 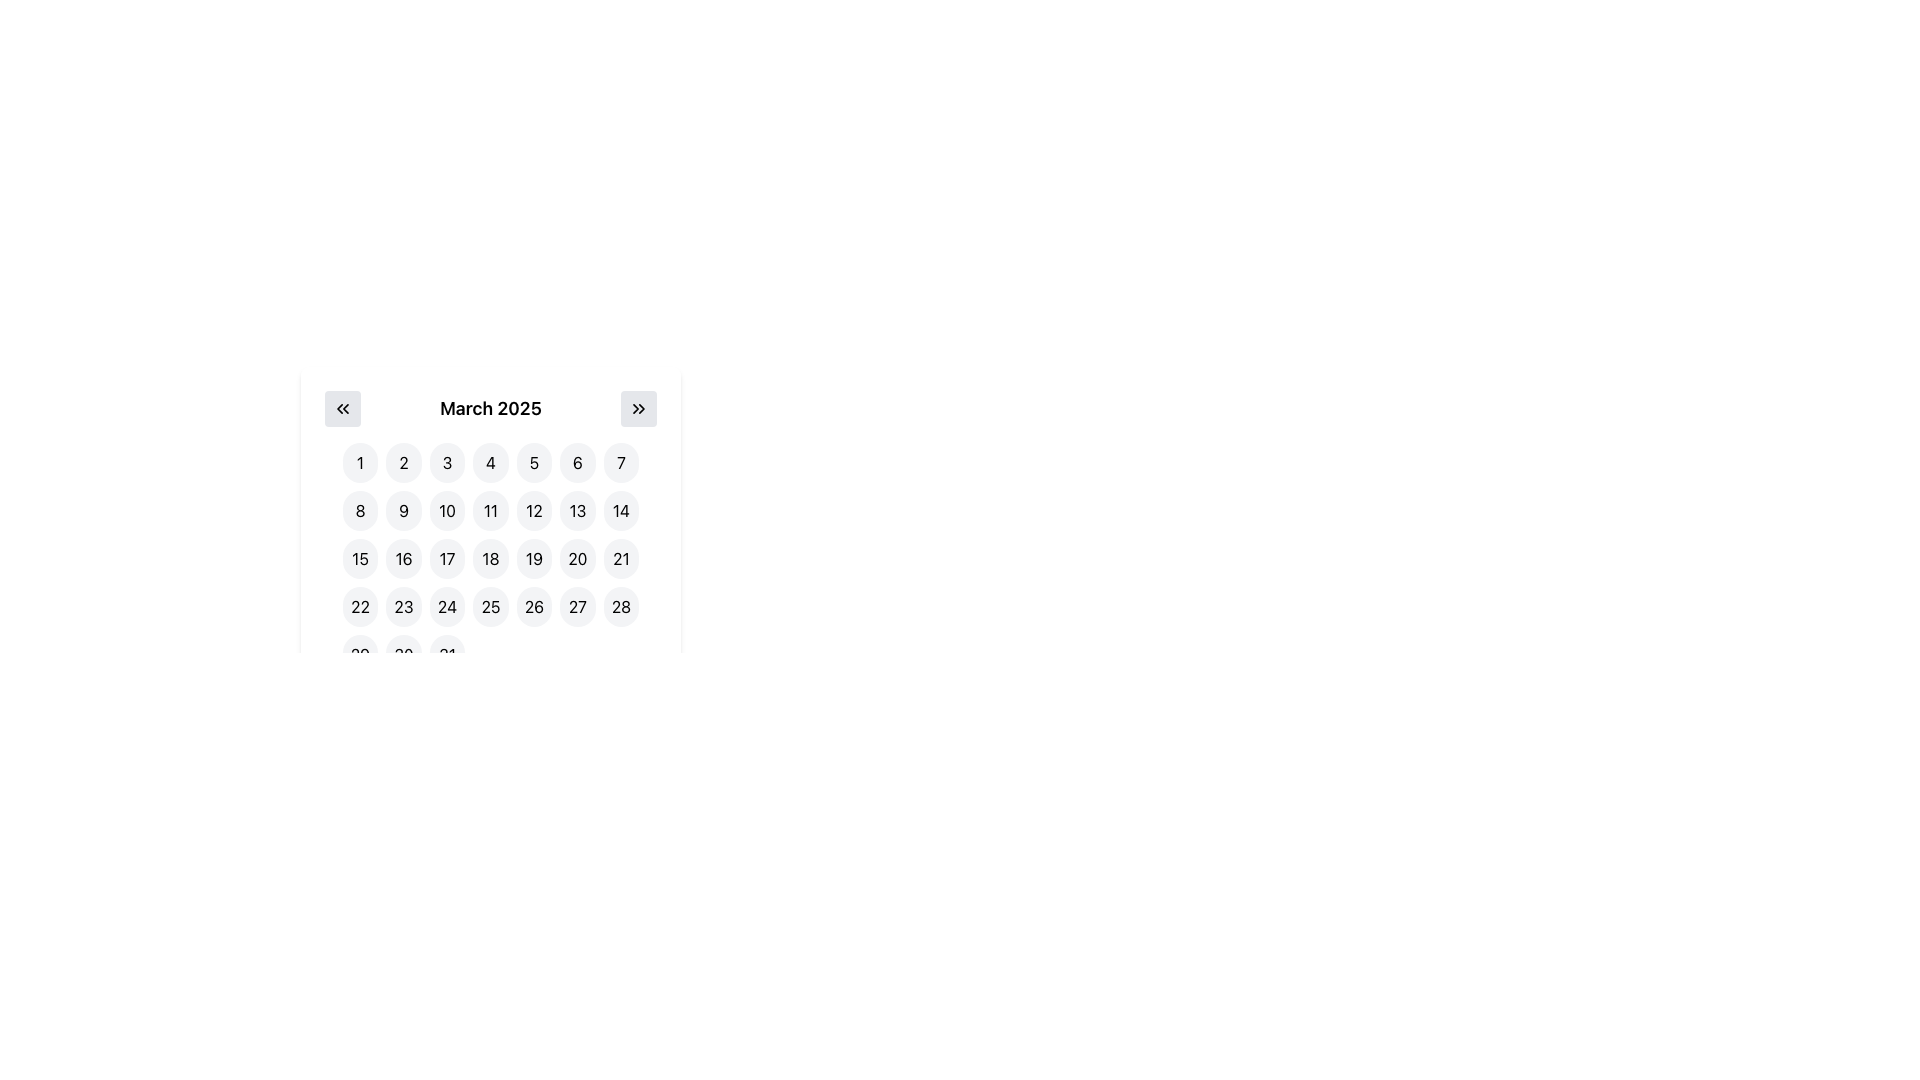 I want to click on the circular button with a double-left chevron icon located at the top-left corner of the calendar titled 'March 2025', so click(x=342, y=407).